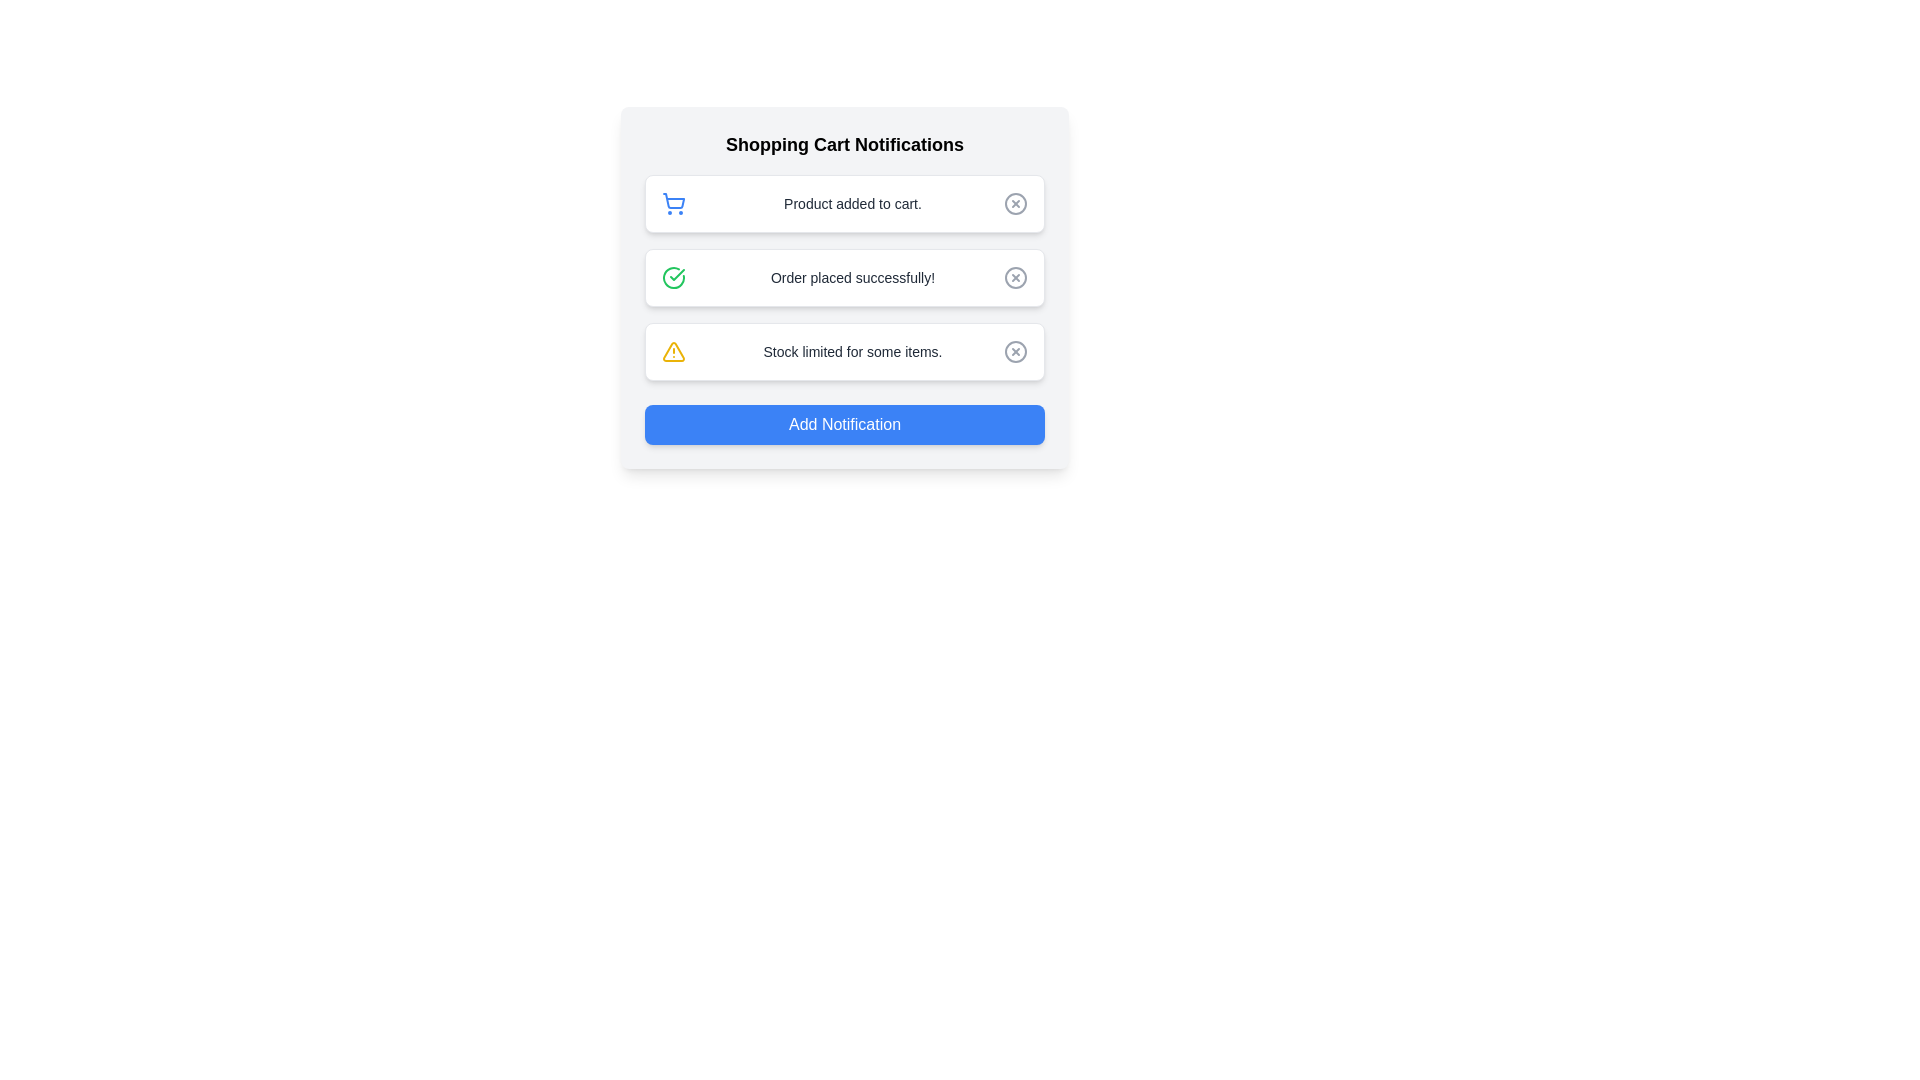  What do you see at coordinates (674, 201) in the screenshot?
I see `the shopping cart icon with a blue outline located in the topmost notification card under 'Shopping Cart Notifications', positioned to the left of the text 'Product added to cart.'` at bounding box center [674, 201].